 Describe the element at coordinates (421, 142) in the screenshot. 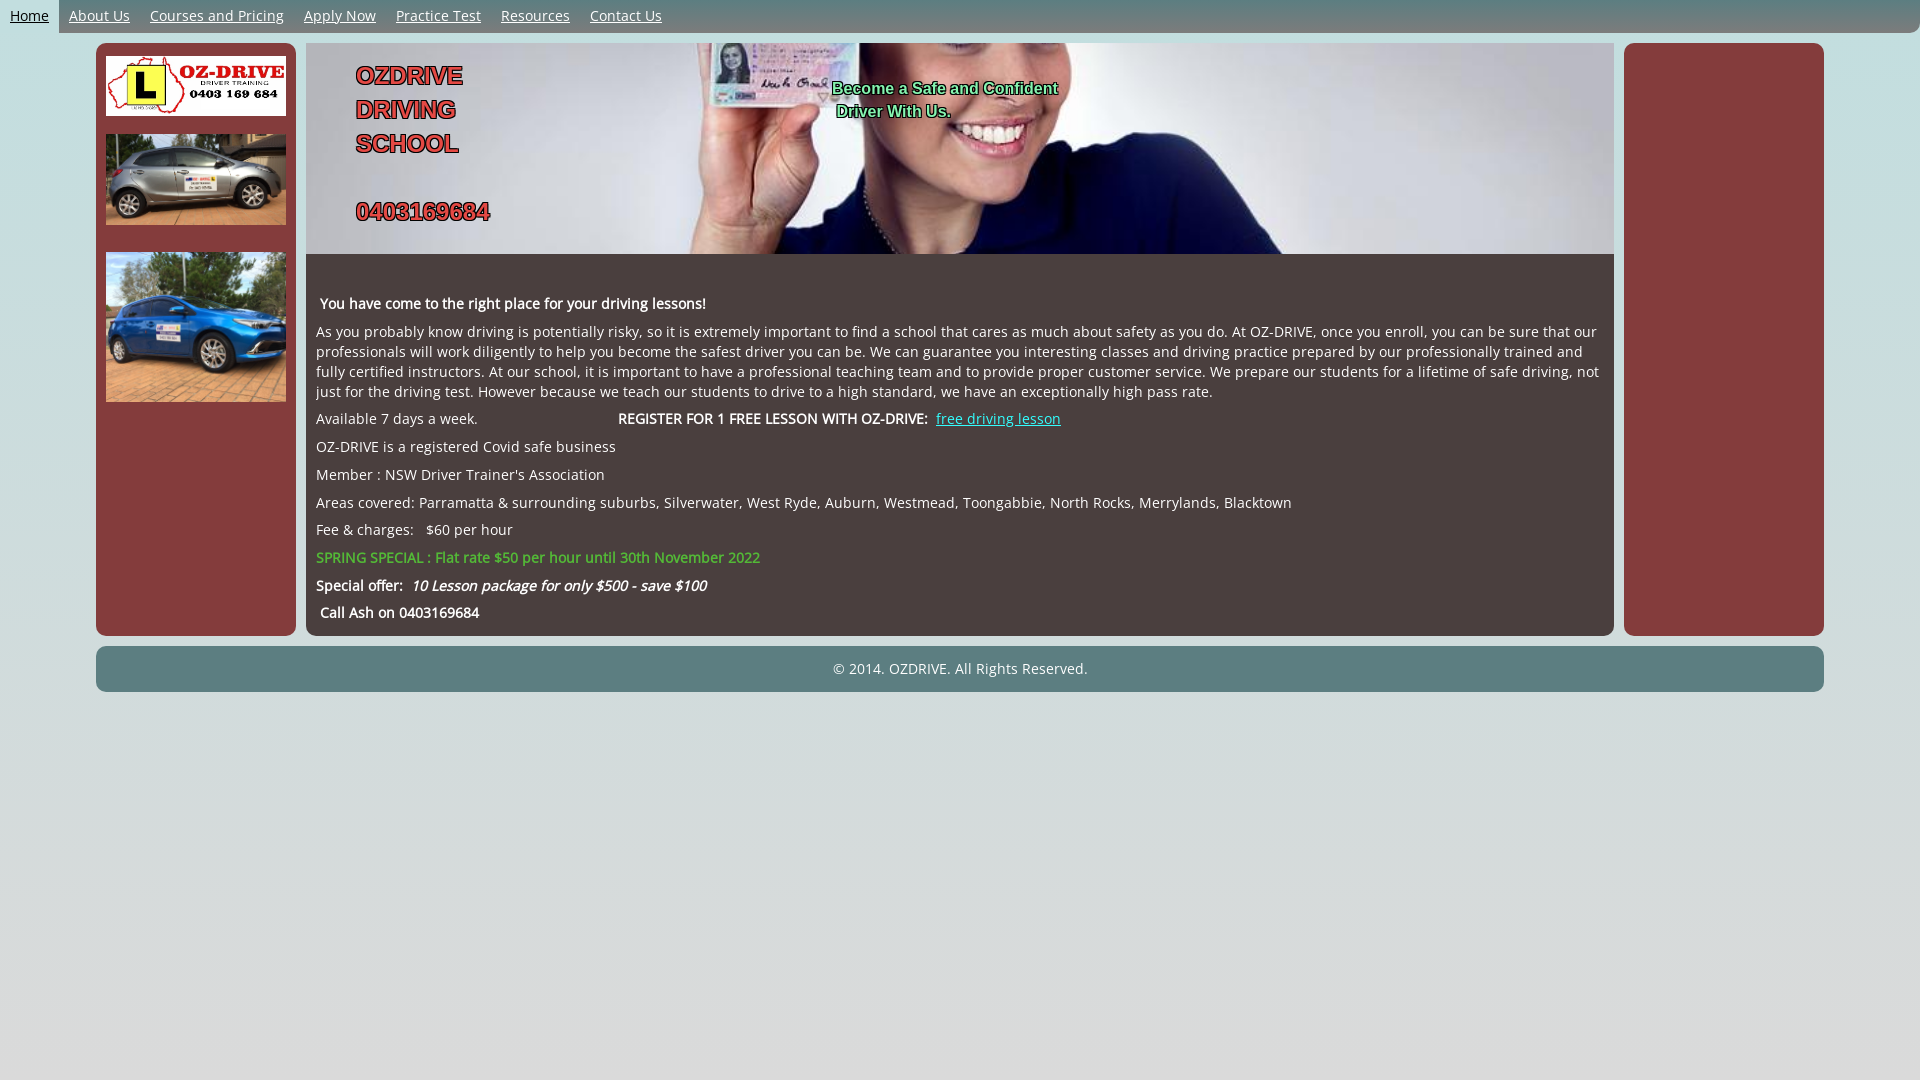

I see `'OZDRIVE` at that location.